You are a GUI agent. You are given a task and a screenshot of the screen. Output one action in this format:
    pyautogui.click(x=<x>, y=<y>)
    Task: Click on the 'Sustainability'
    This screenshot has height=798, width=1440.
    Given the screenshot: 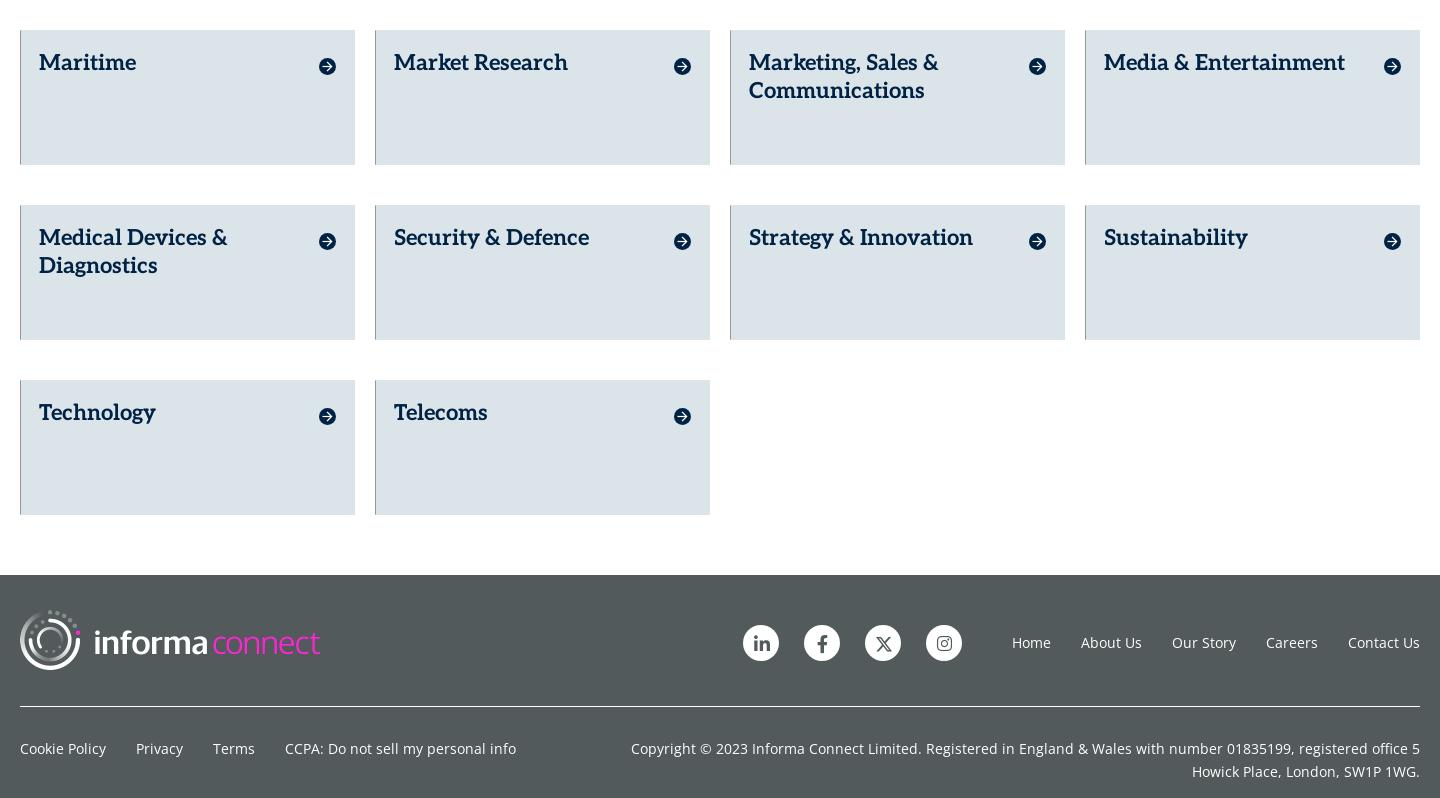 What is the action you would take?
    pyautogui.click(x=1176, y=223)
    